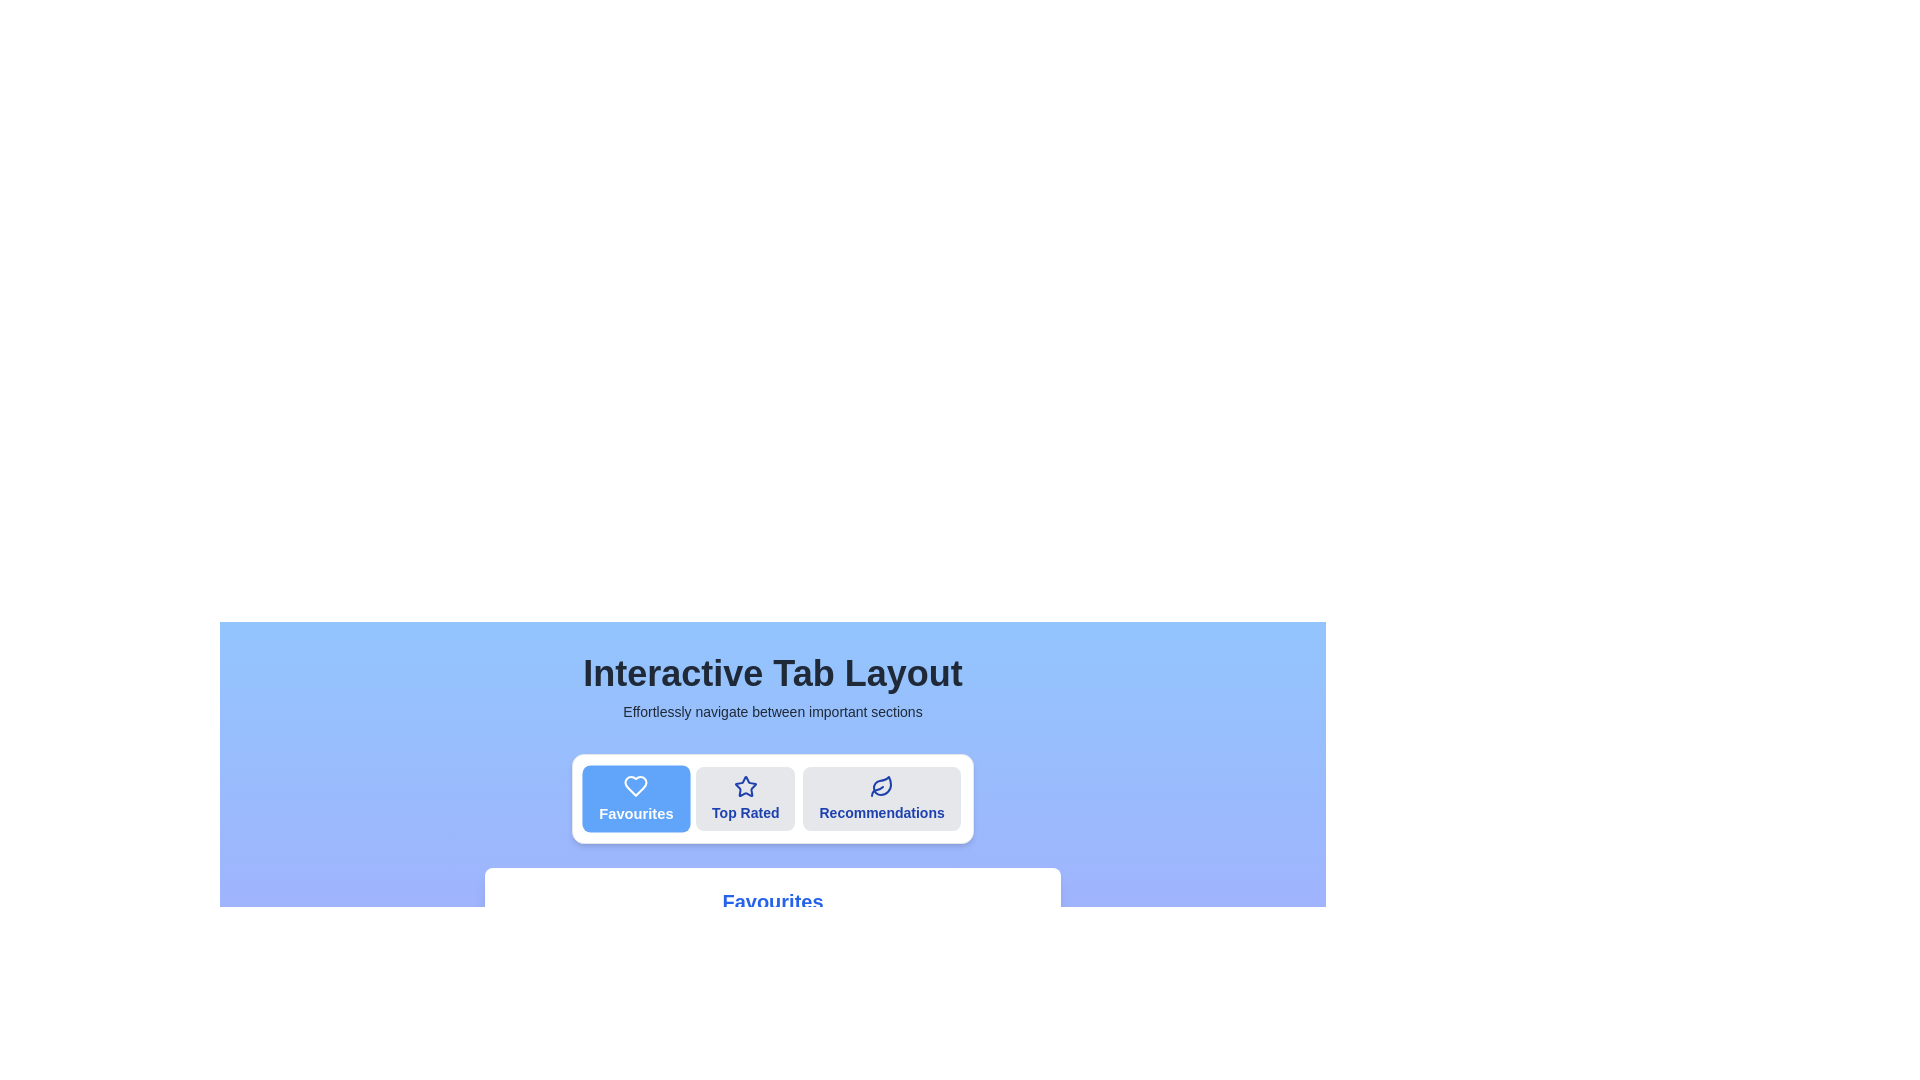 This screenshot has height=1080, width=1920. What do you see at coordinates (881, 797) in the screenshot?
I see `the tab labeled Recommendations to switch to the corresponding section` at bounding box center [881, 797].